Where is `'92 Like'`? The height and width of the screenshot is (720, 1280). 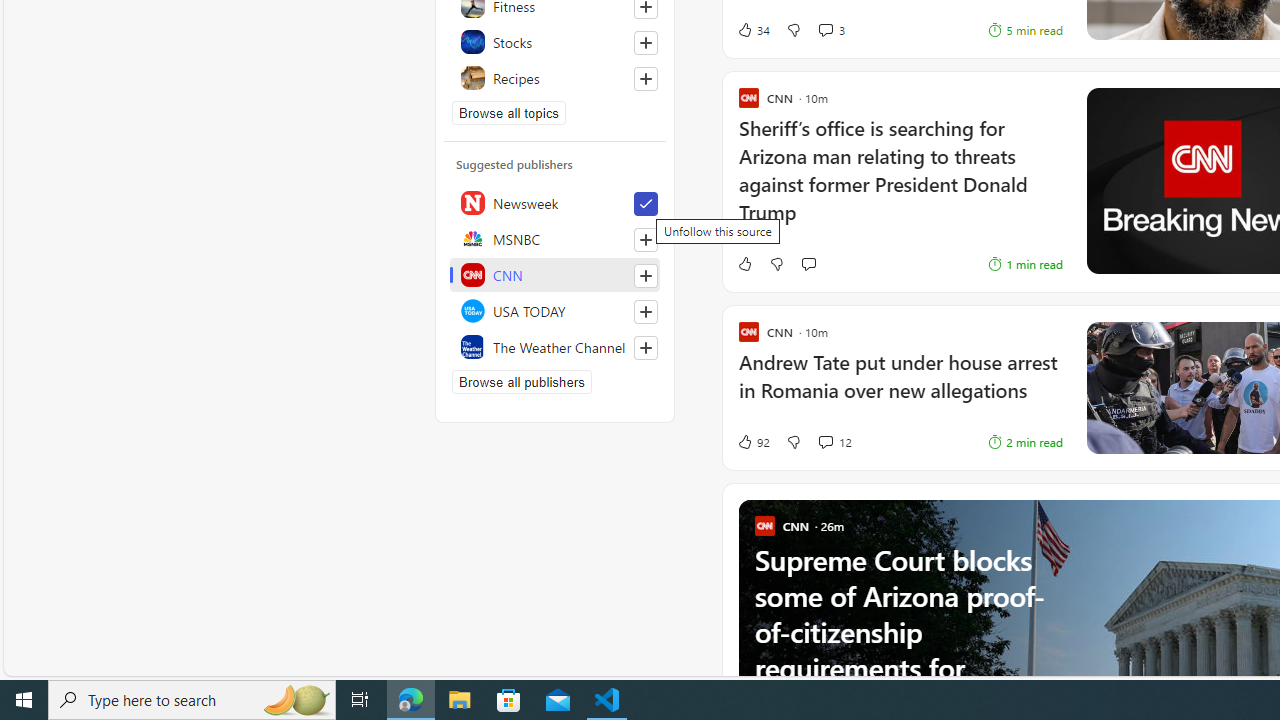
'92 Like' is located at coordinates (752, 441).